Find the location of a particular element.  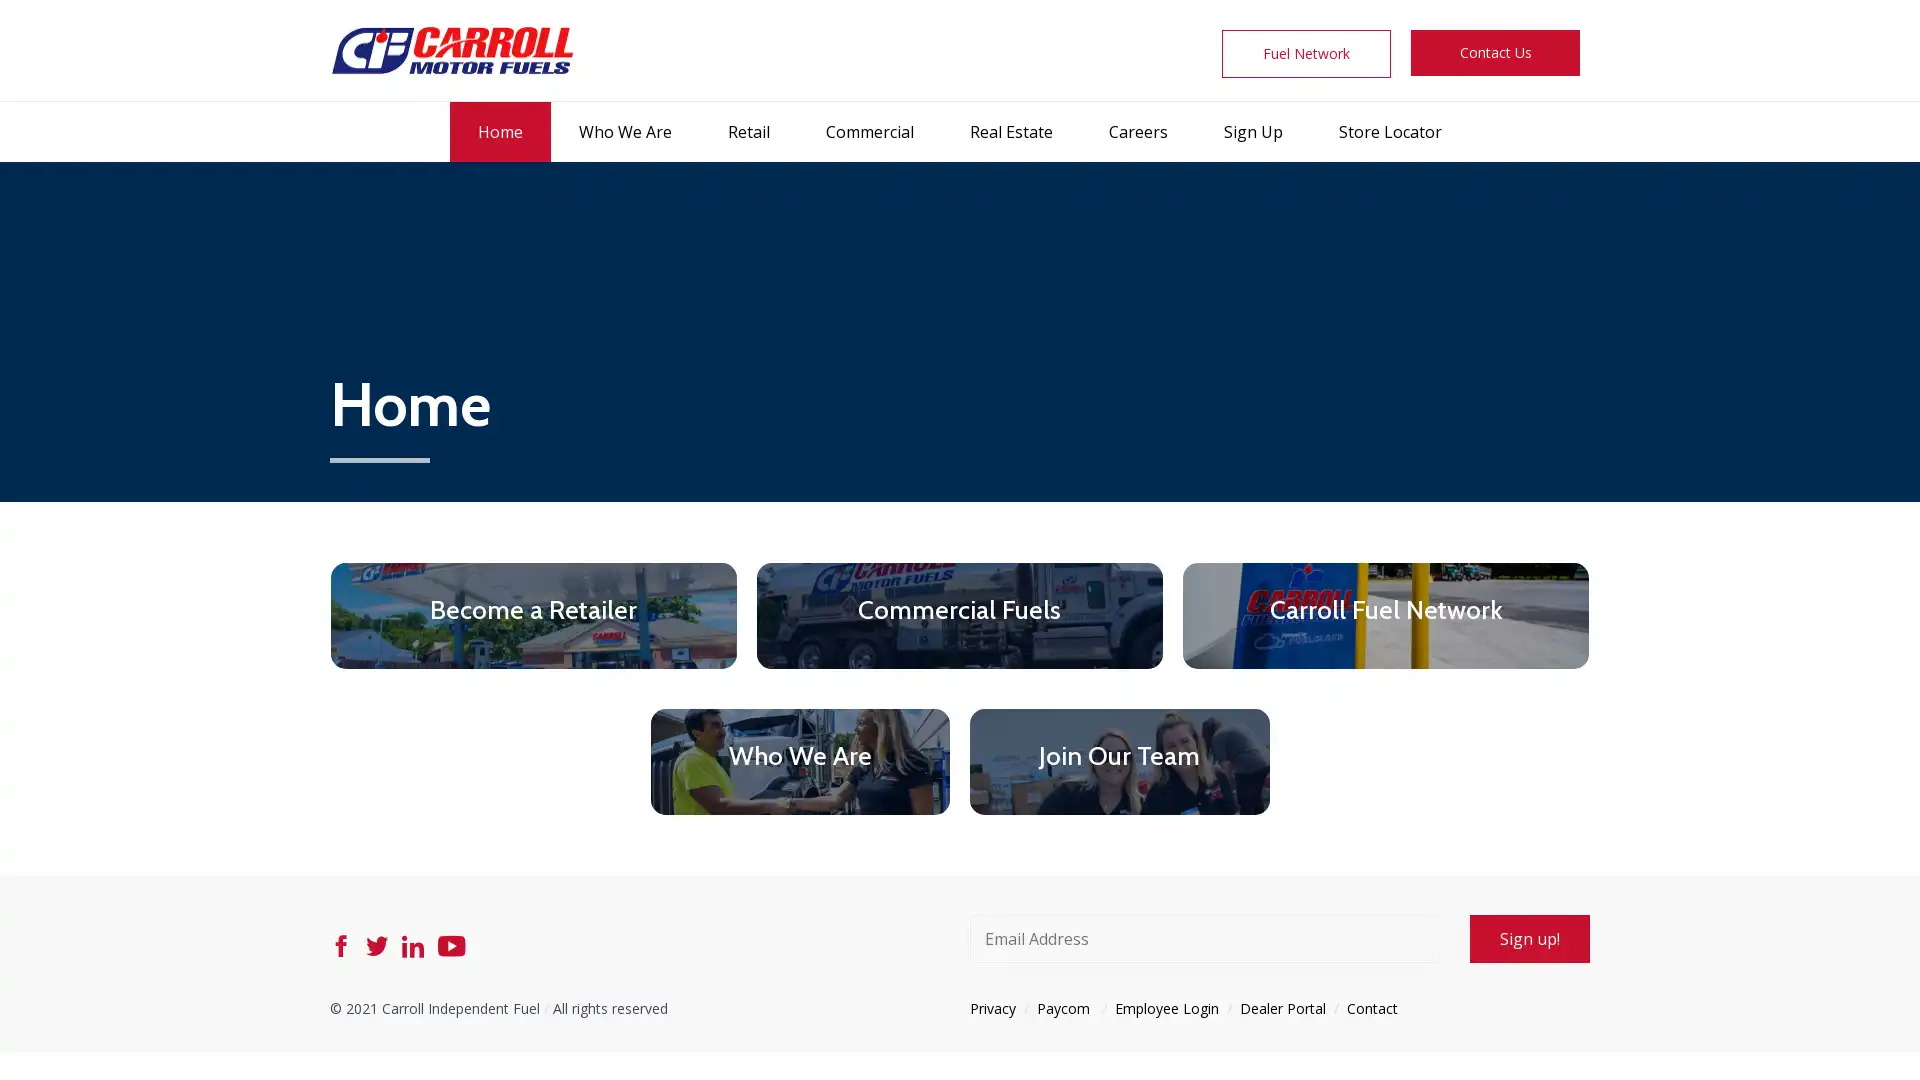

Fuel Network is located at coordinates (1306, 53).